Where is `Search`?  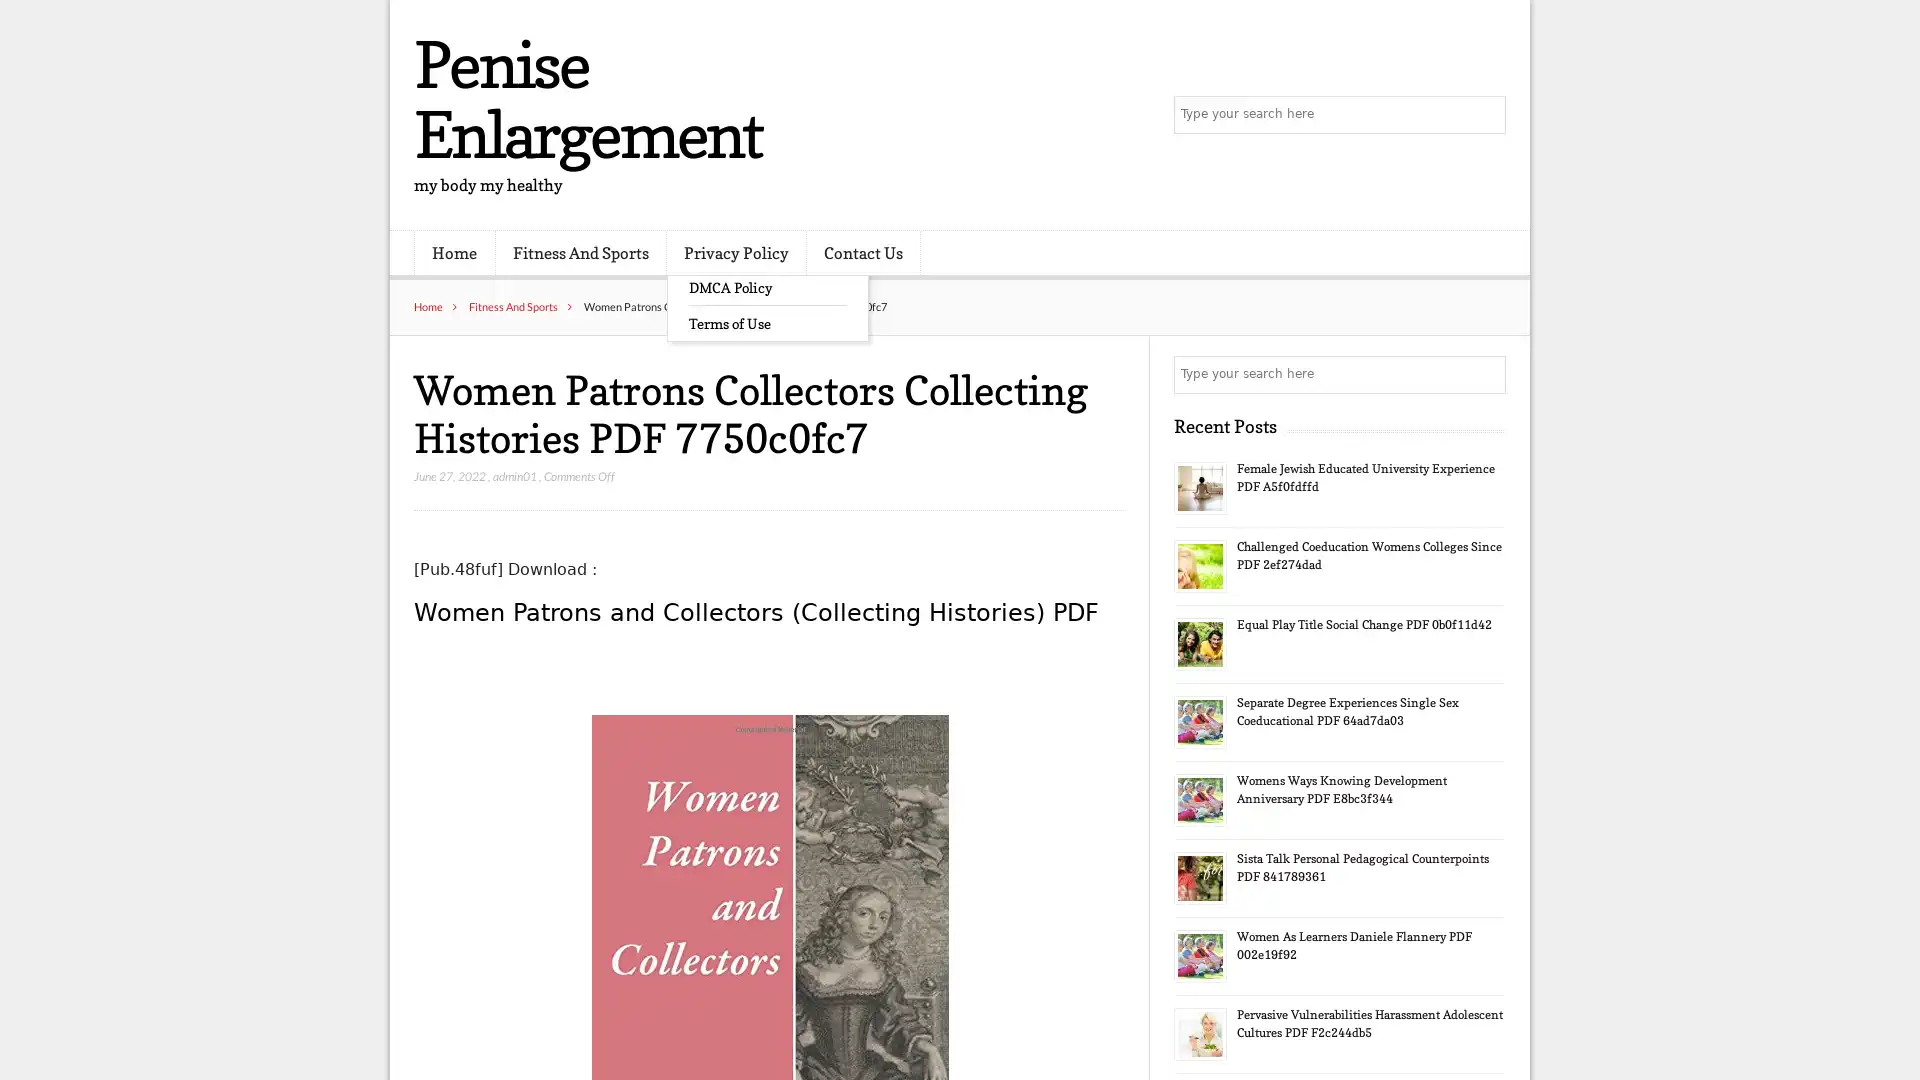 Search is located at coordinates (1485, 115).